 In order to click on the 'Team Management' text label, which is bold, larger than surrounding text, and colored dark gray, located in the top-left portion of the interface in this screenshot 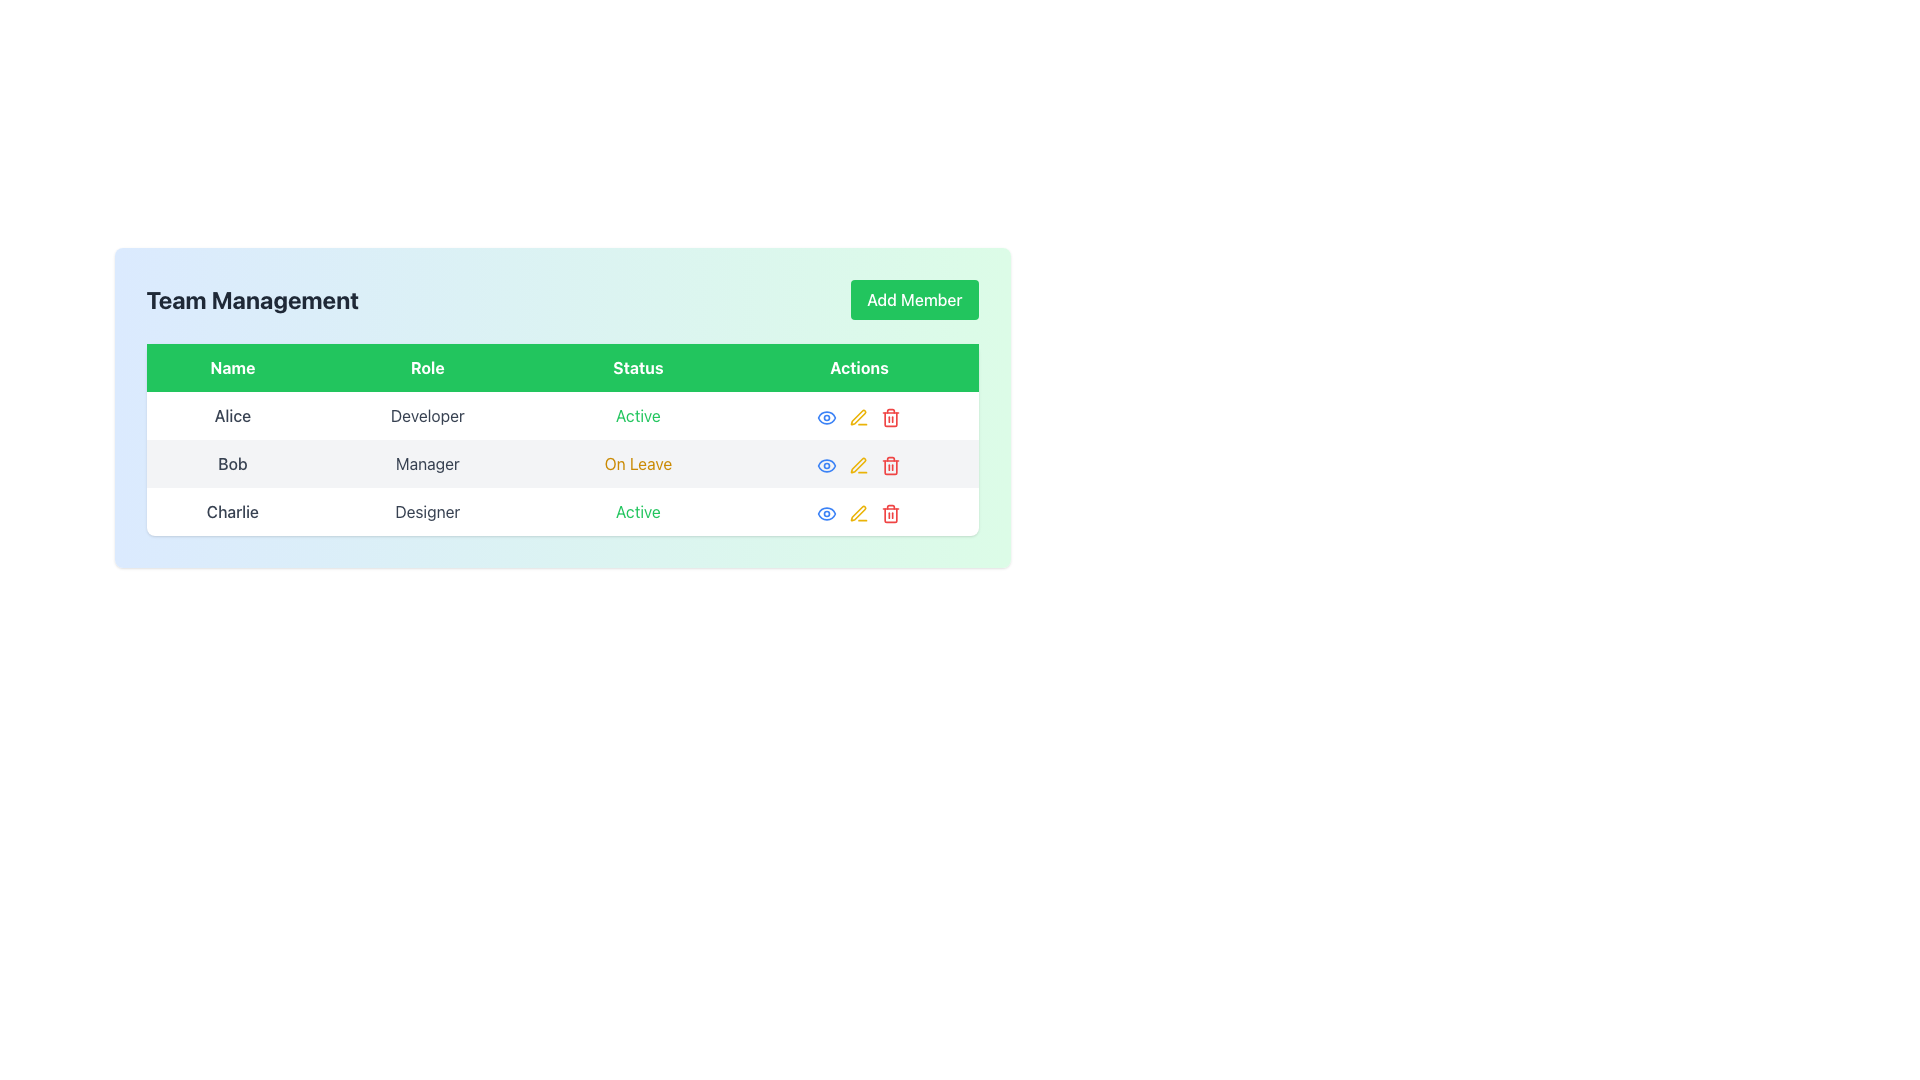, I will do `click(251, 300)`.